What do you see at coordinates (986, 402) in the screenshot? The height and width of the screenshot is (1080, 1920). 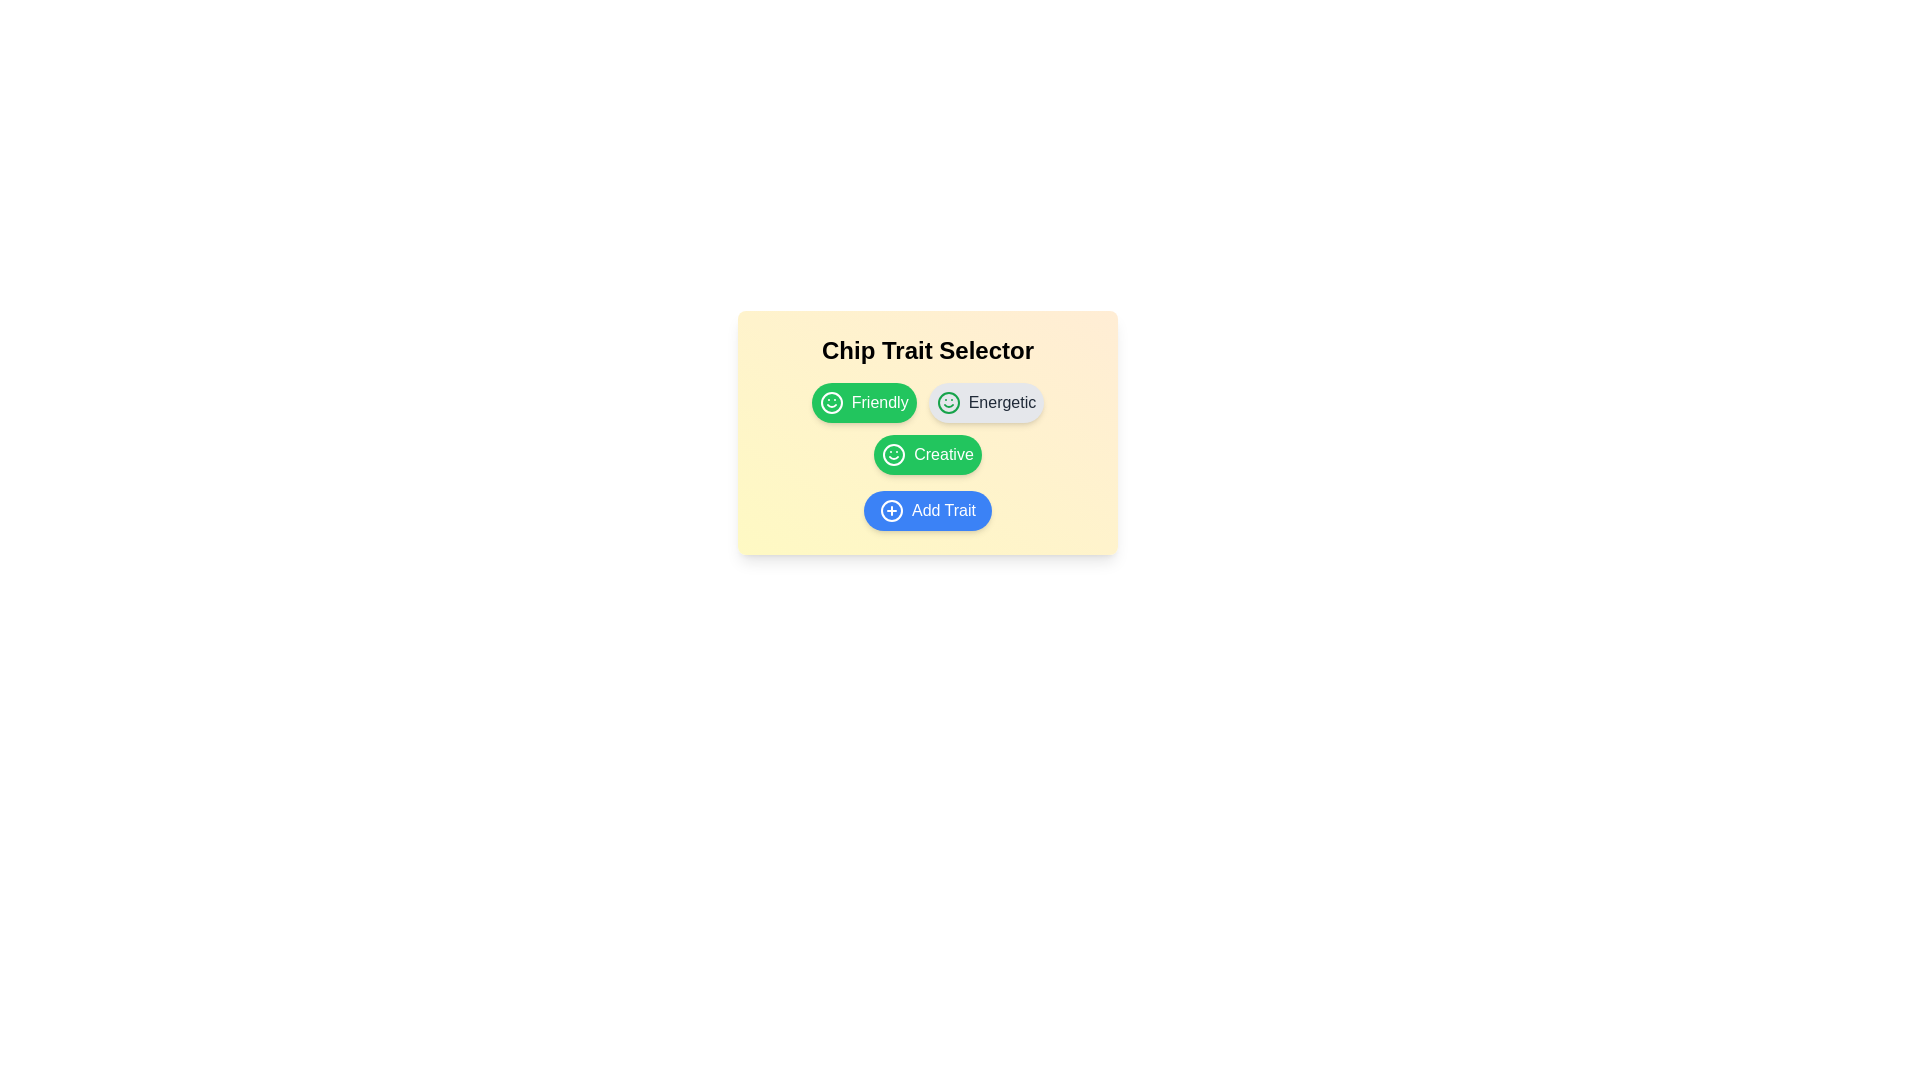 I see `the chip labeled Energetic to observe its hover effect` at bounding box center [986, 402].